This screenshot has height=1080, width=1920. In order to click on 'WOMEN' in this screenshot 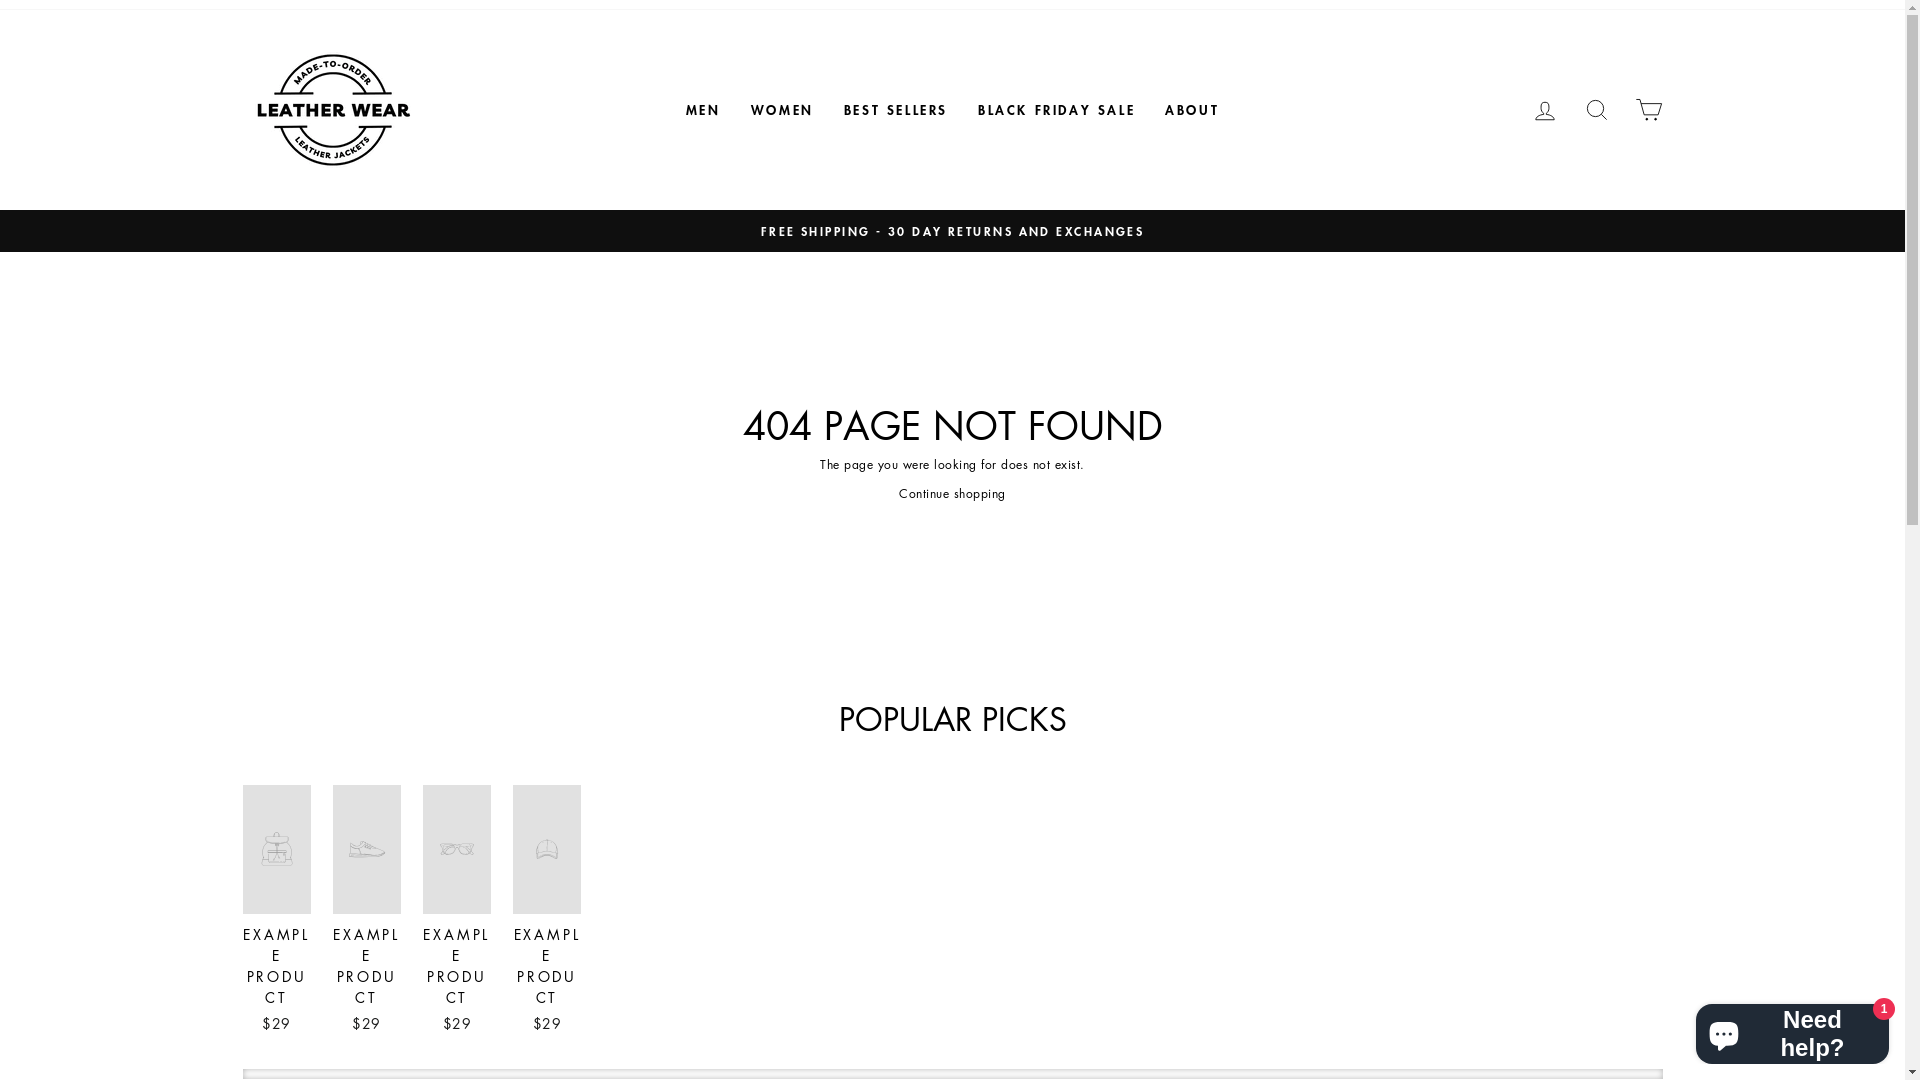, I will do `click(734, 110)`.